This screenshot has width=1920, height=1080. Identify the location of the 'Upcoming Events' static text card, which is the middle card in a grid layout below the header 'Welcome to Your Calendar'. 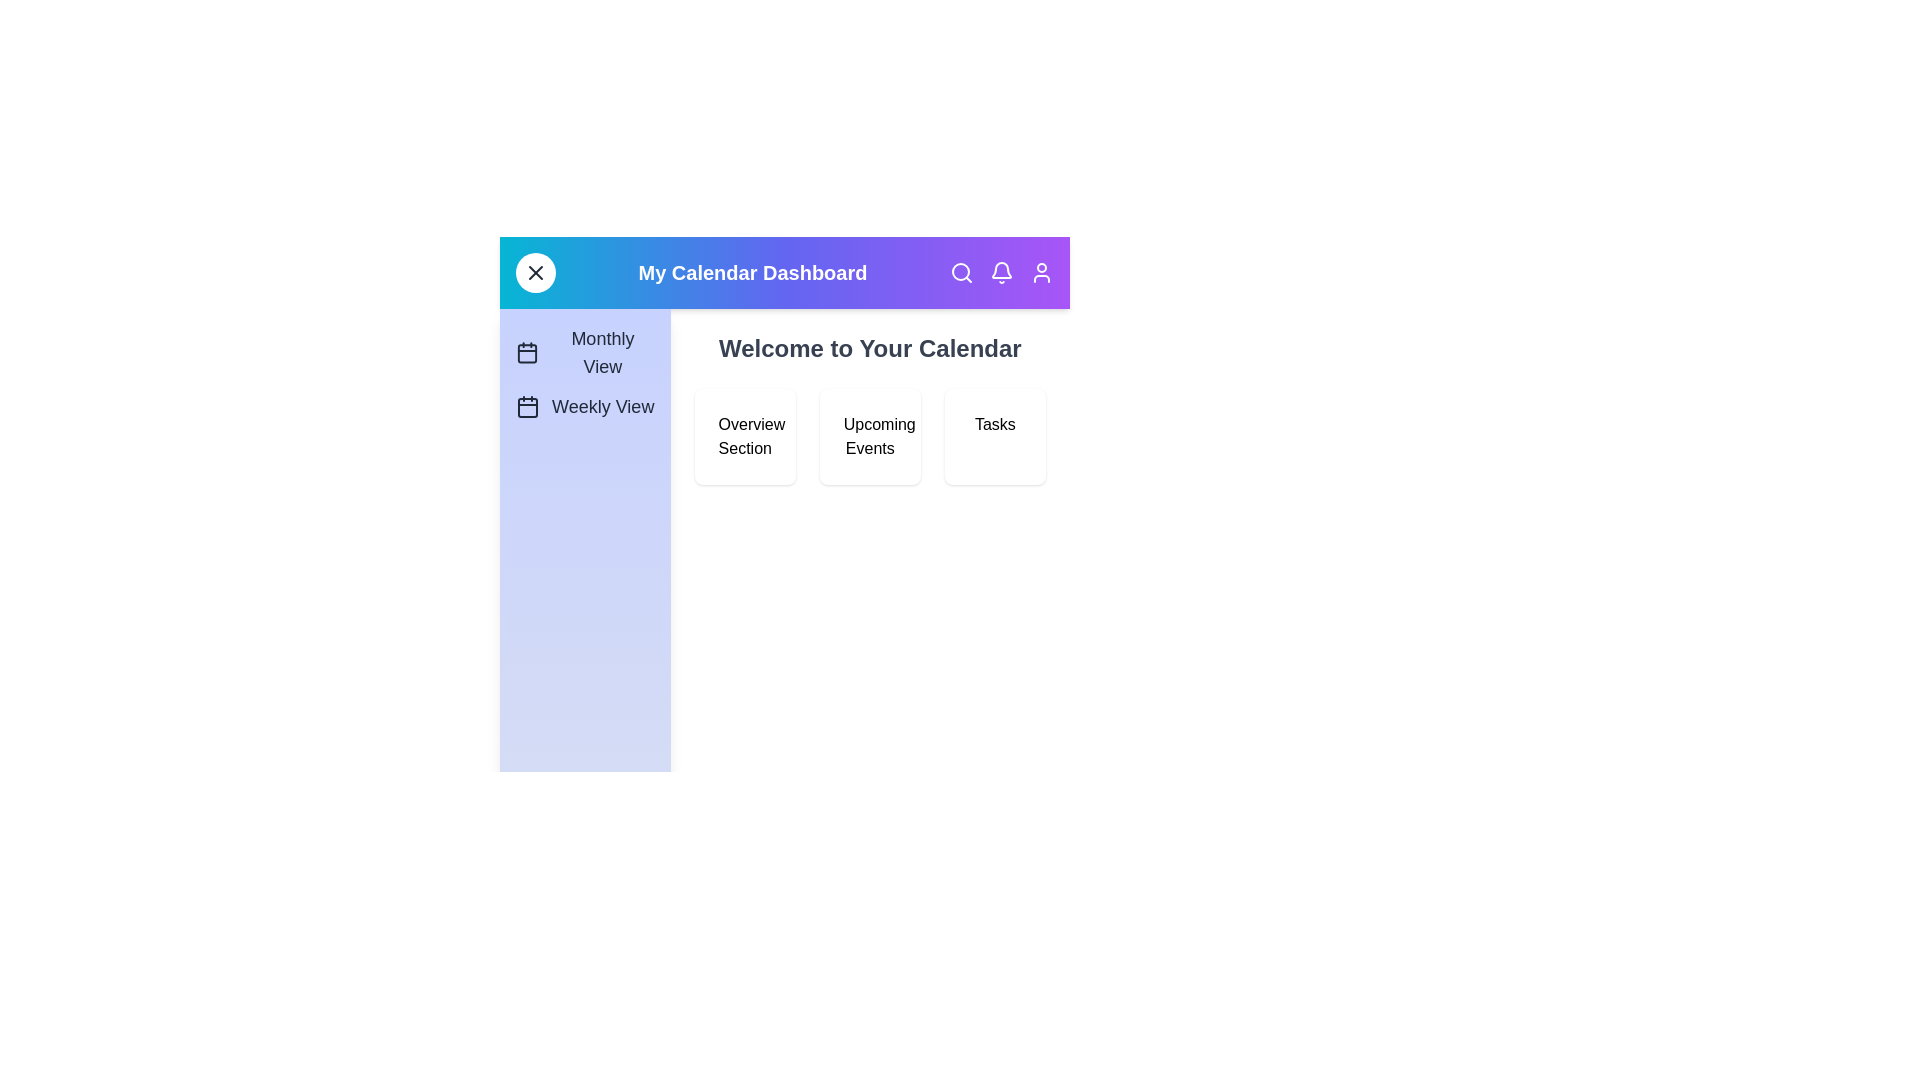
(870, 435).